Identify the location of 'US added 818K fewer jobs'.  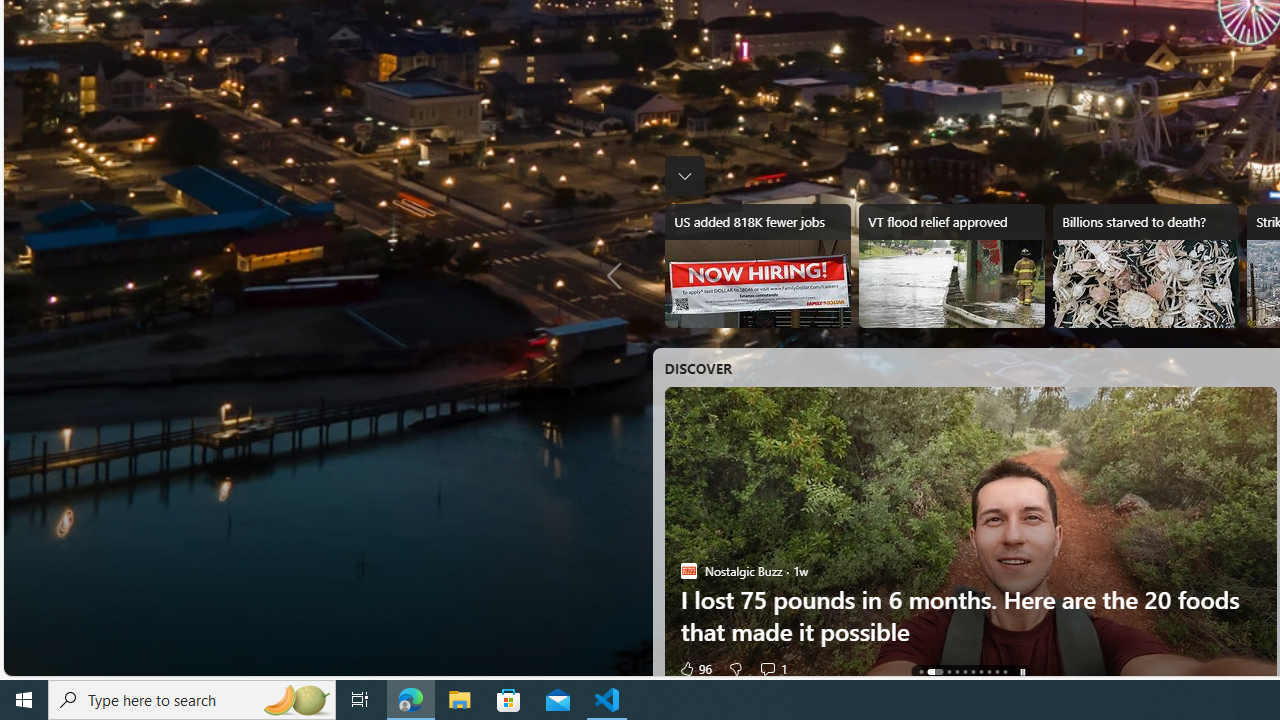
(756, 265).